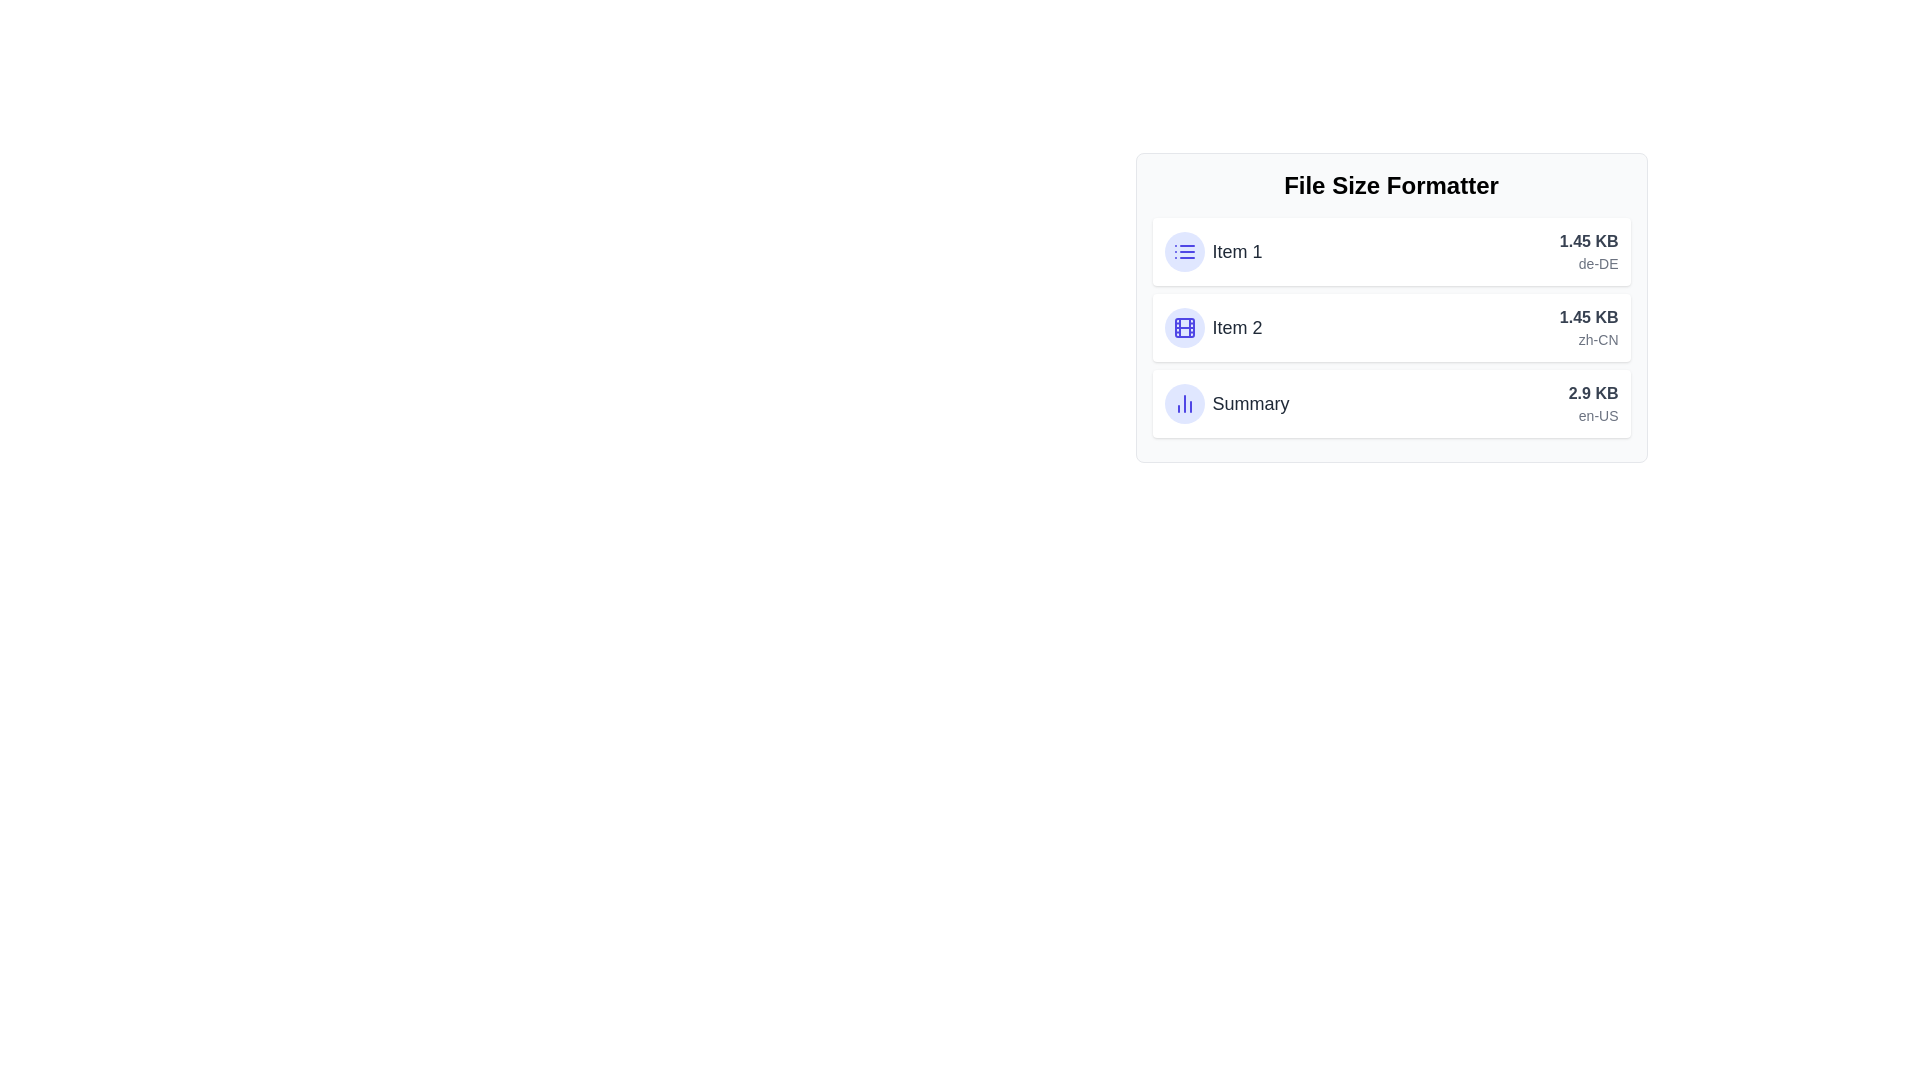 This screenshot has width=1920, height=1080. I want to click on the icon associated with the second item in the list labeled 'Item 2', so click(1212, 326).